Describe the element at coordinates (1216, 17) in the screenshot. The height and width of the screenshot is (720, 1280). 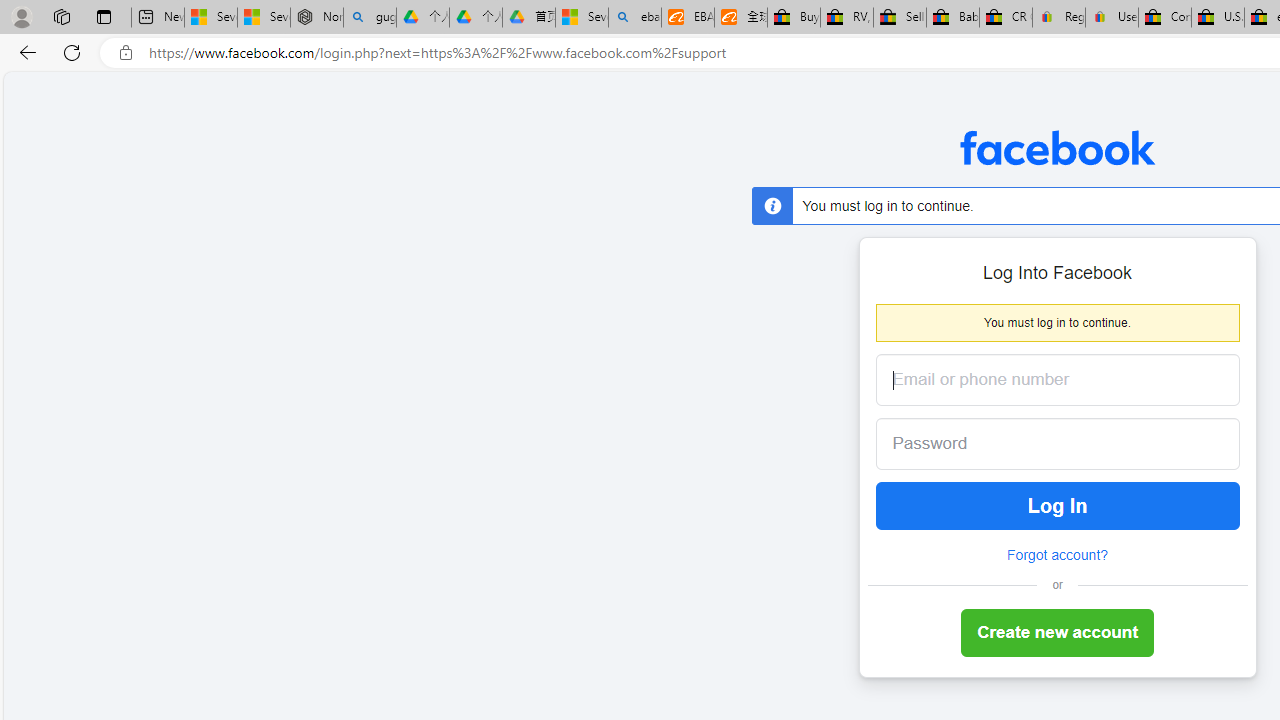
I see `'U.S. State Privacy Disclosures - eBay Inc.'` at that location.